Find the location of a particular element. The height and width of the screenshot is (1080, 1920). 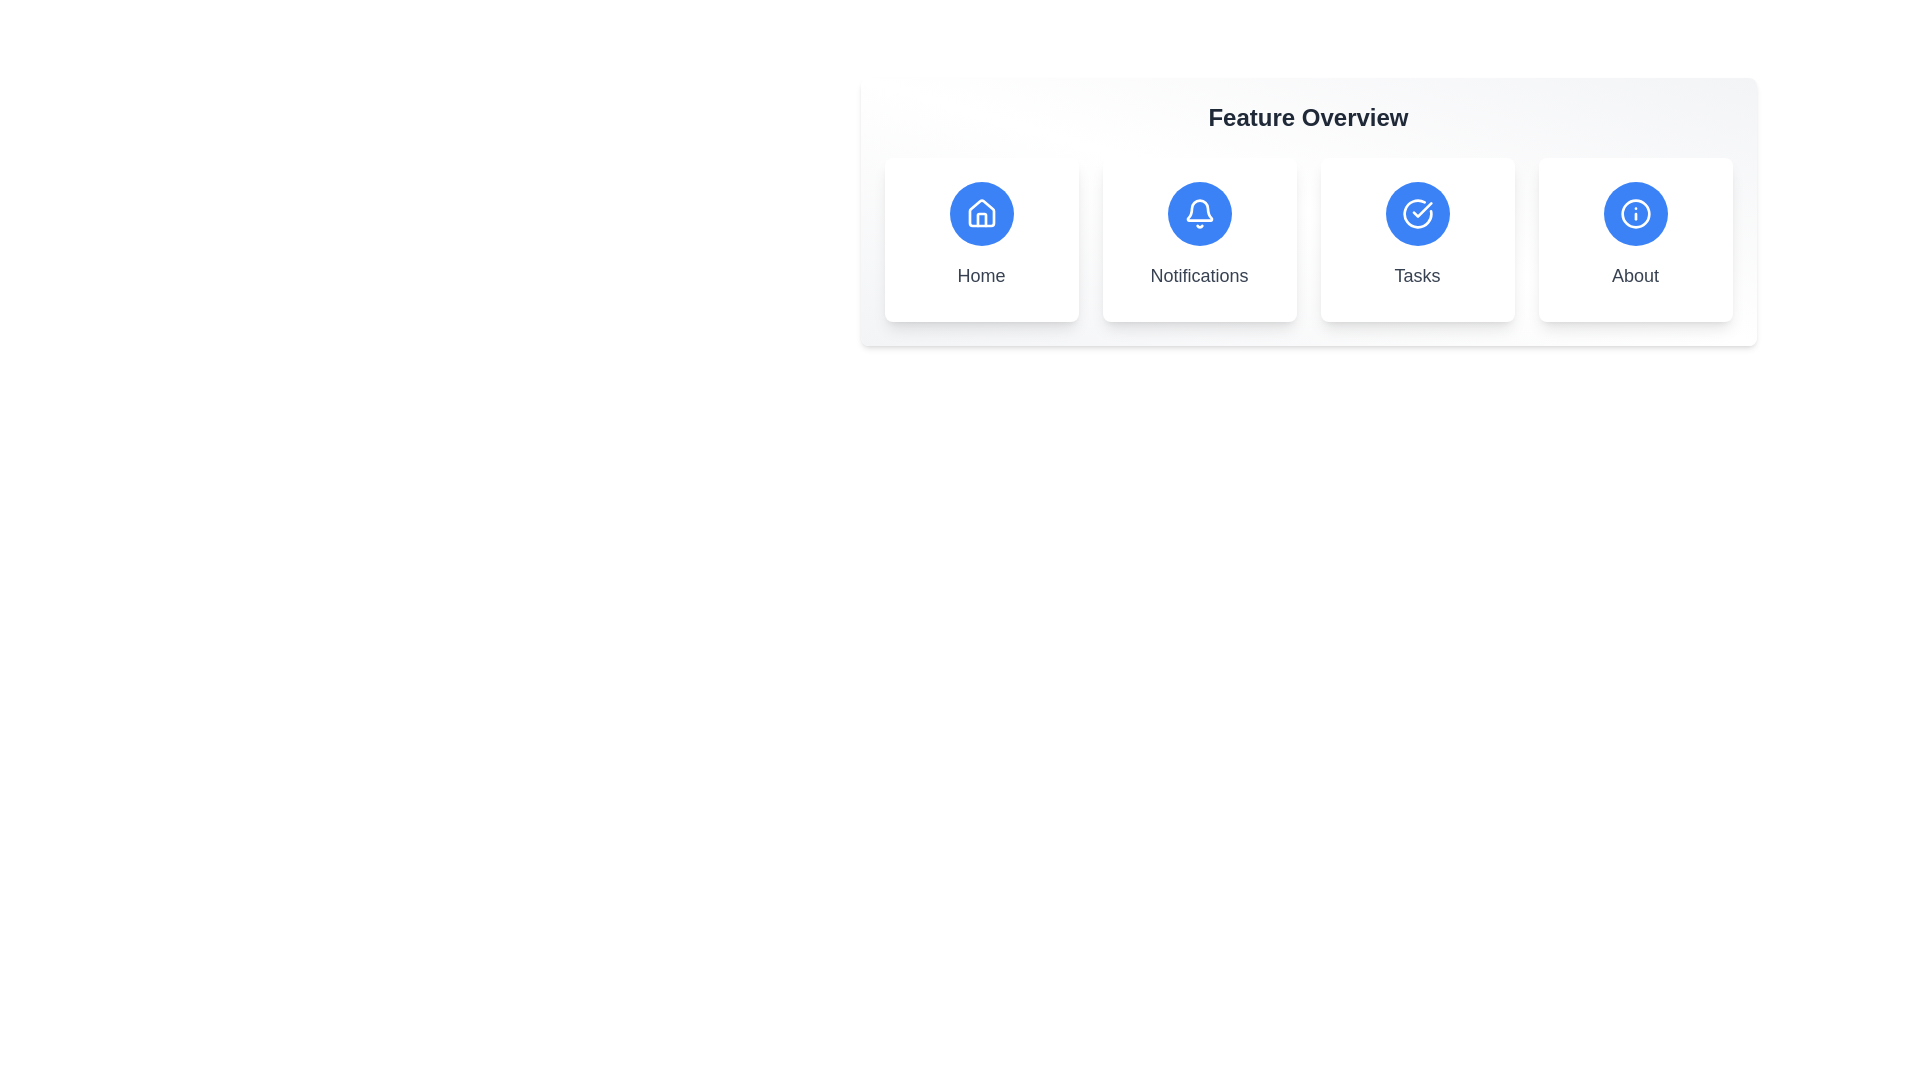

the second icon from the left in the row of four icons under the 'Feature Overview' section is located at coordinates (1199, 213).